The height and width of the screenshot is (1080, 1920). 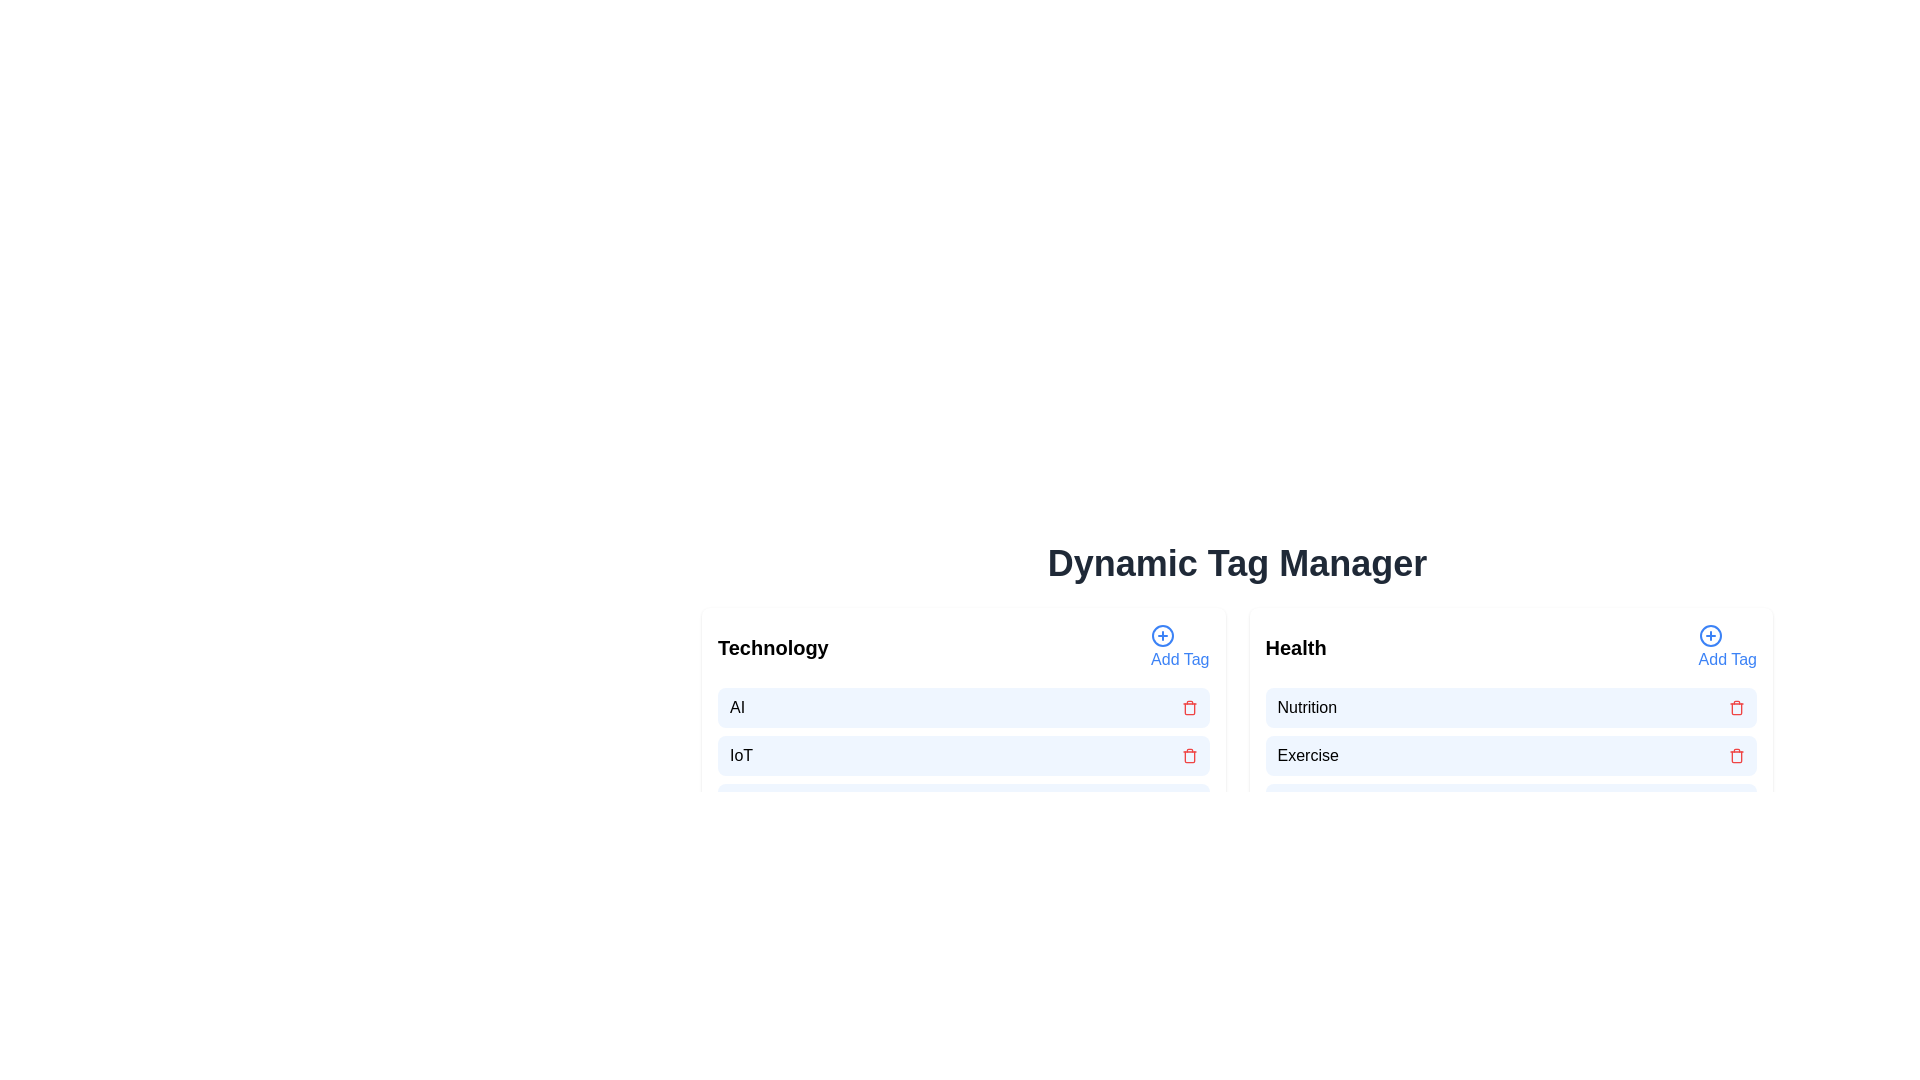 I want to click on the button for adding a new tag to the 'Technology' category to observe the style change, so click(x=1180, y=648).